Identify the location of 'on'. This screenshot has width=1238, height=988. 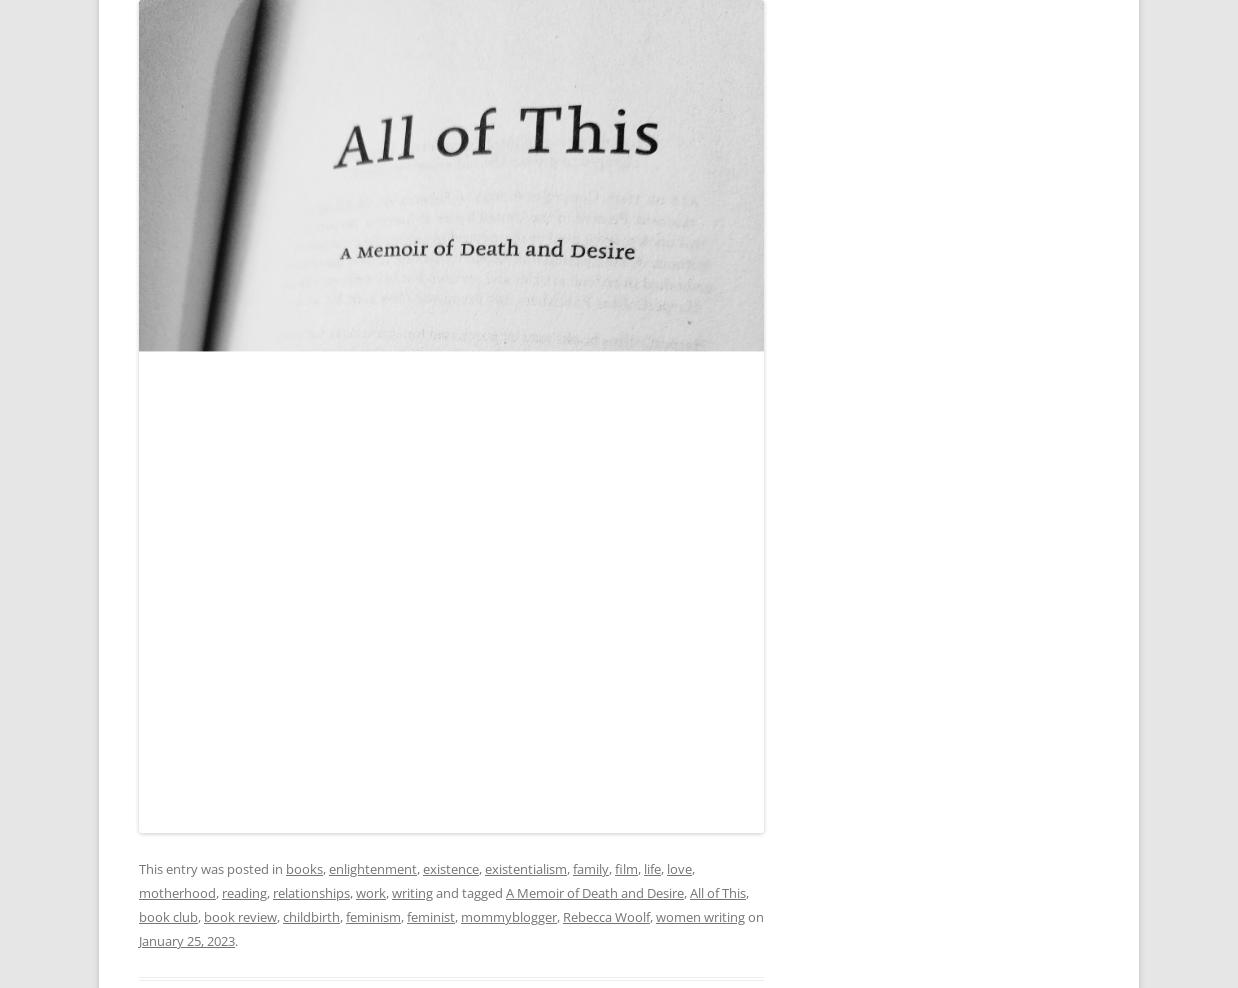
(754, 915).